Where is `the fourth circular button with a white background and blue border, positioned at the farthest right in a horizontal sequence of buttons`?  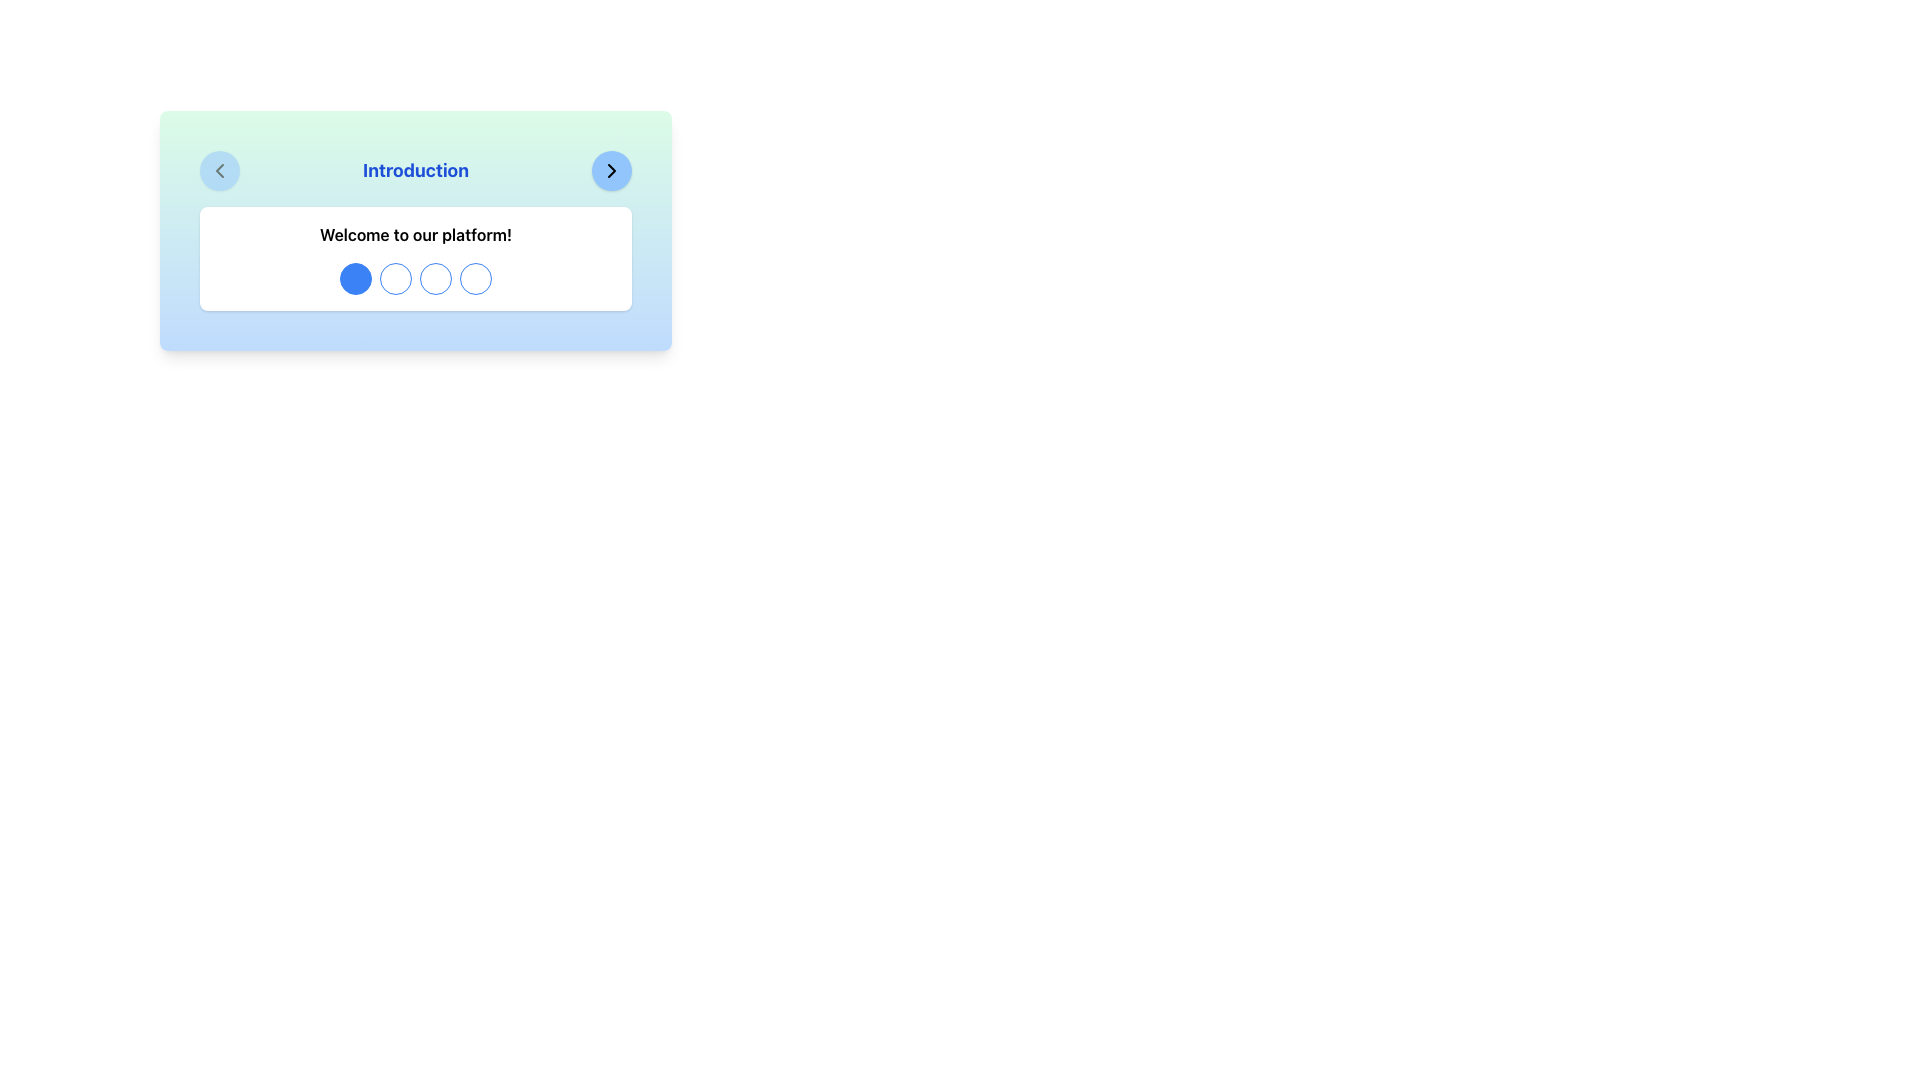 the fourth circular button with a white background and blue border, positioned at the farthest right in a horizontal sequence of buttons is located at coordinates (474, 278).